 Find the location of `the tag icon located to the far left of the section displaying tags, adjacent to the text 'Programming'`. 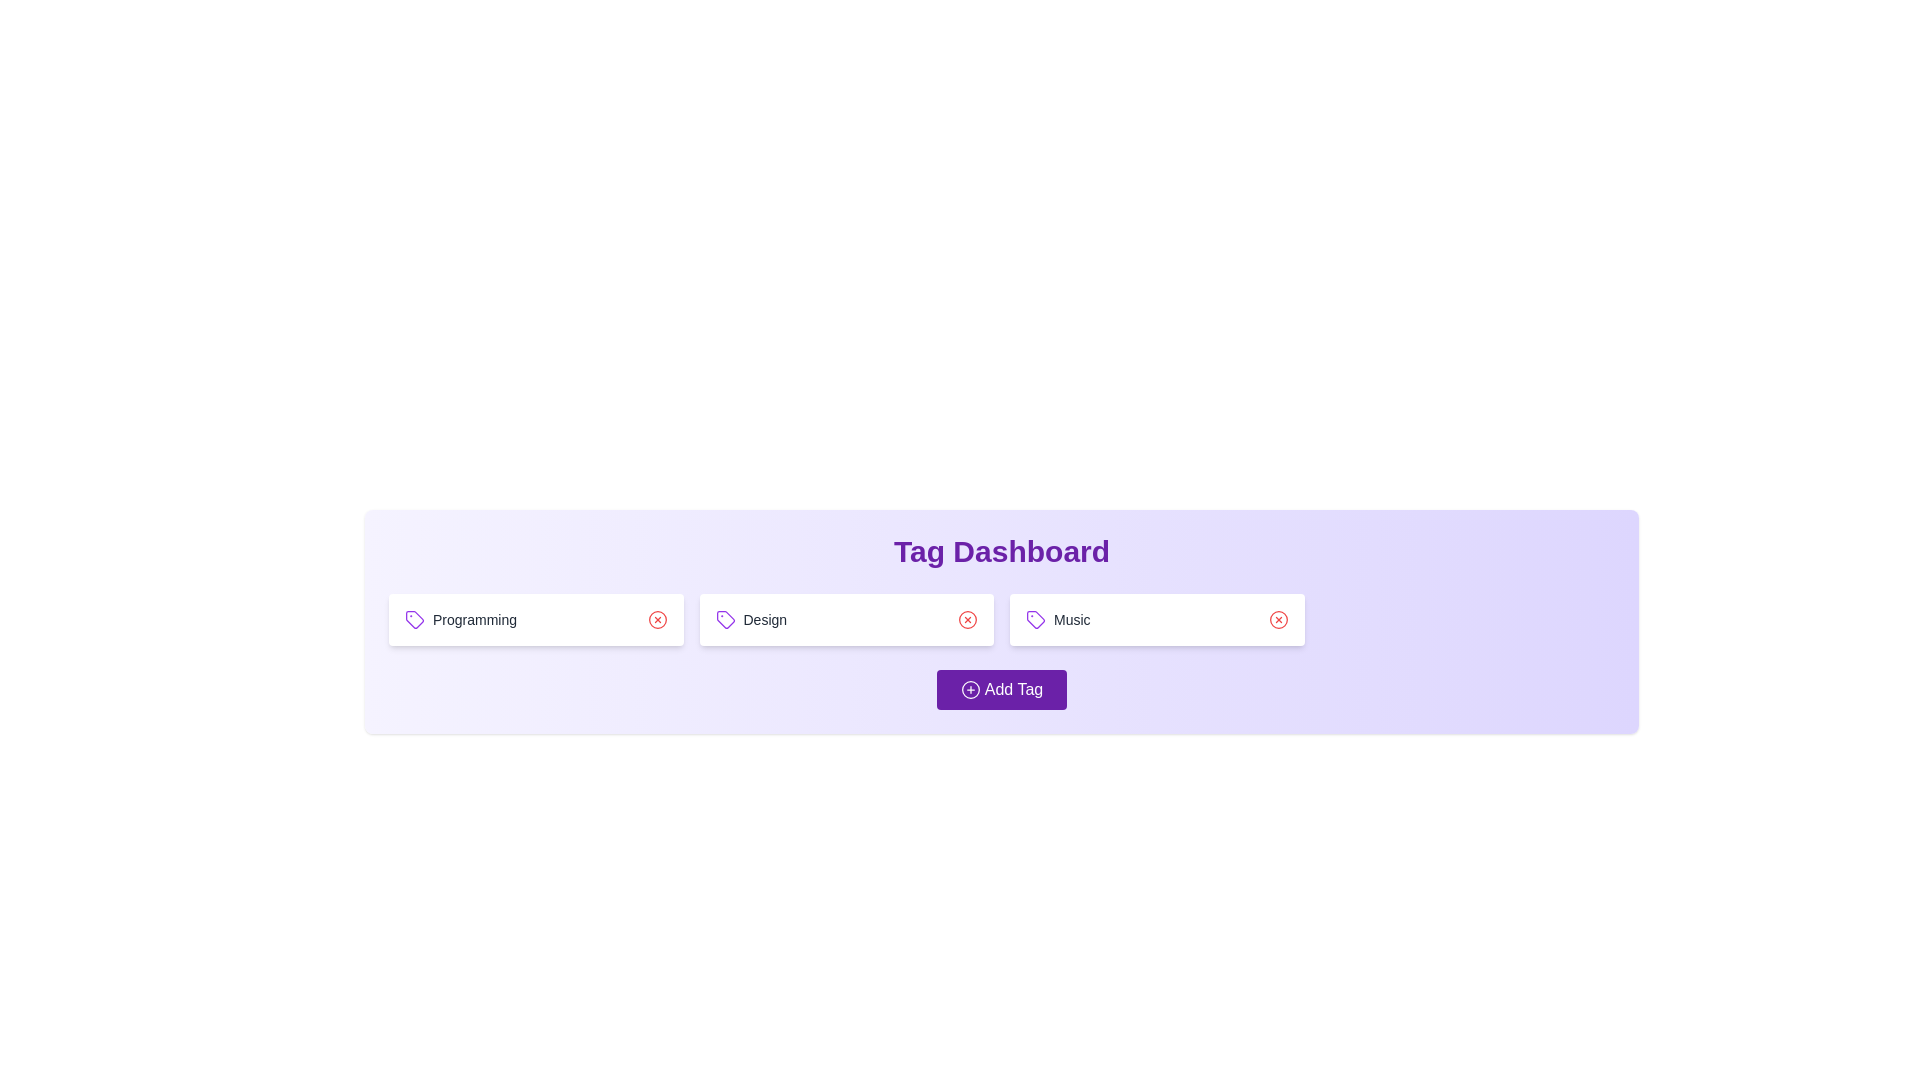

the tag icon located to the far left of the section displaying tags, adjacent to the text 'Programming' is located at coordinates (413, 619).